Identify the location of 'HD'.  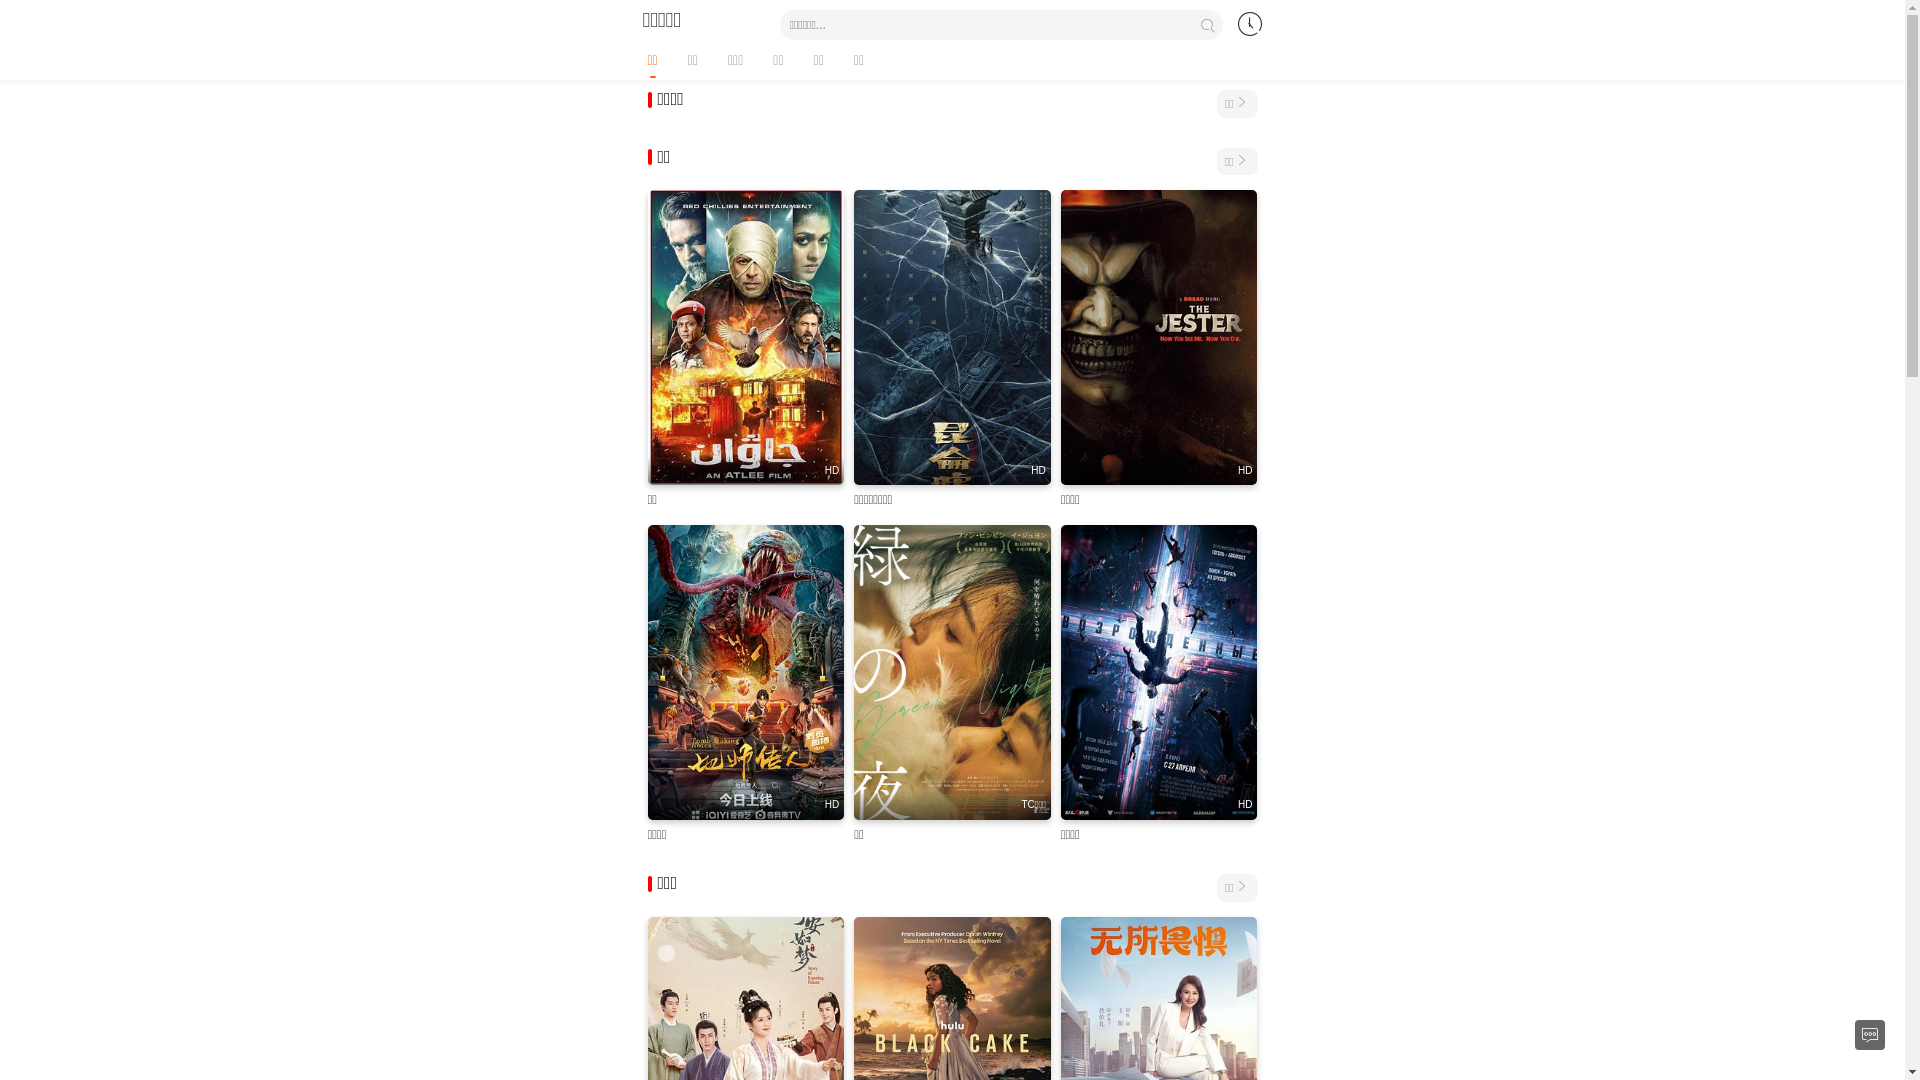
(1159, 336).